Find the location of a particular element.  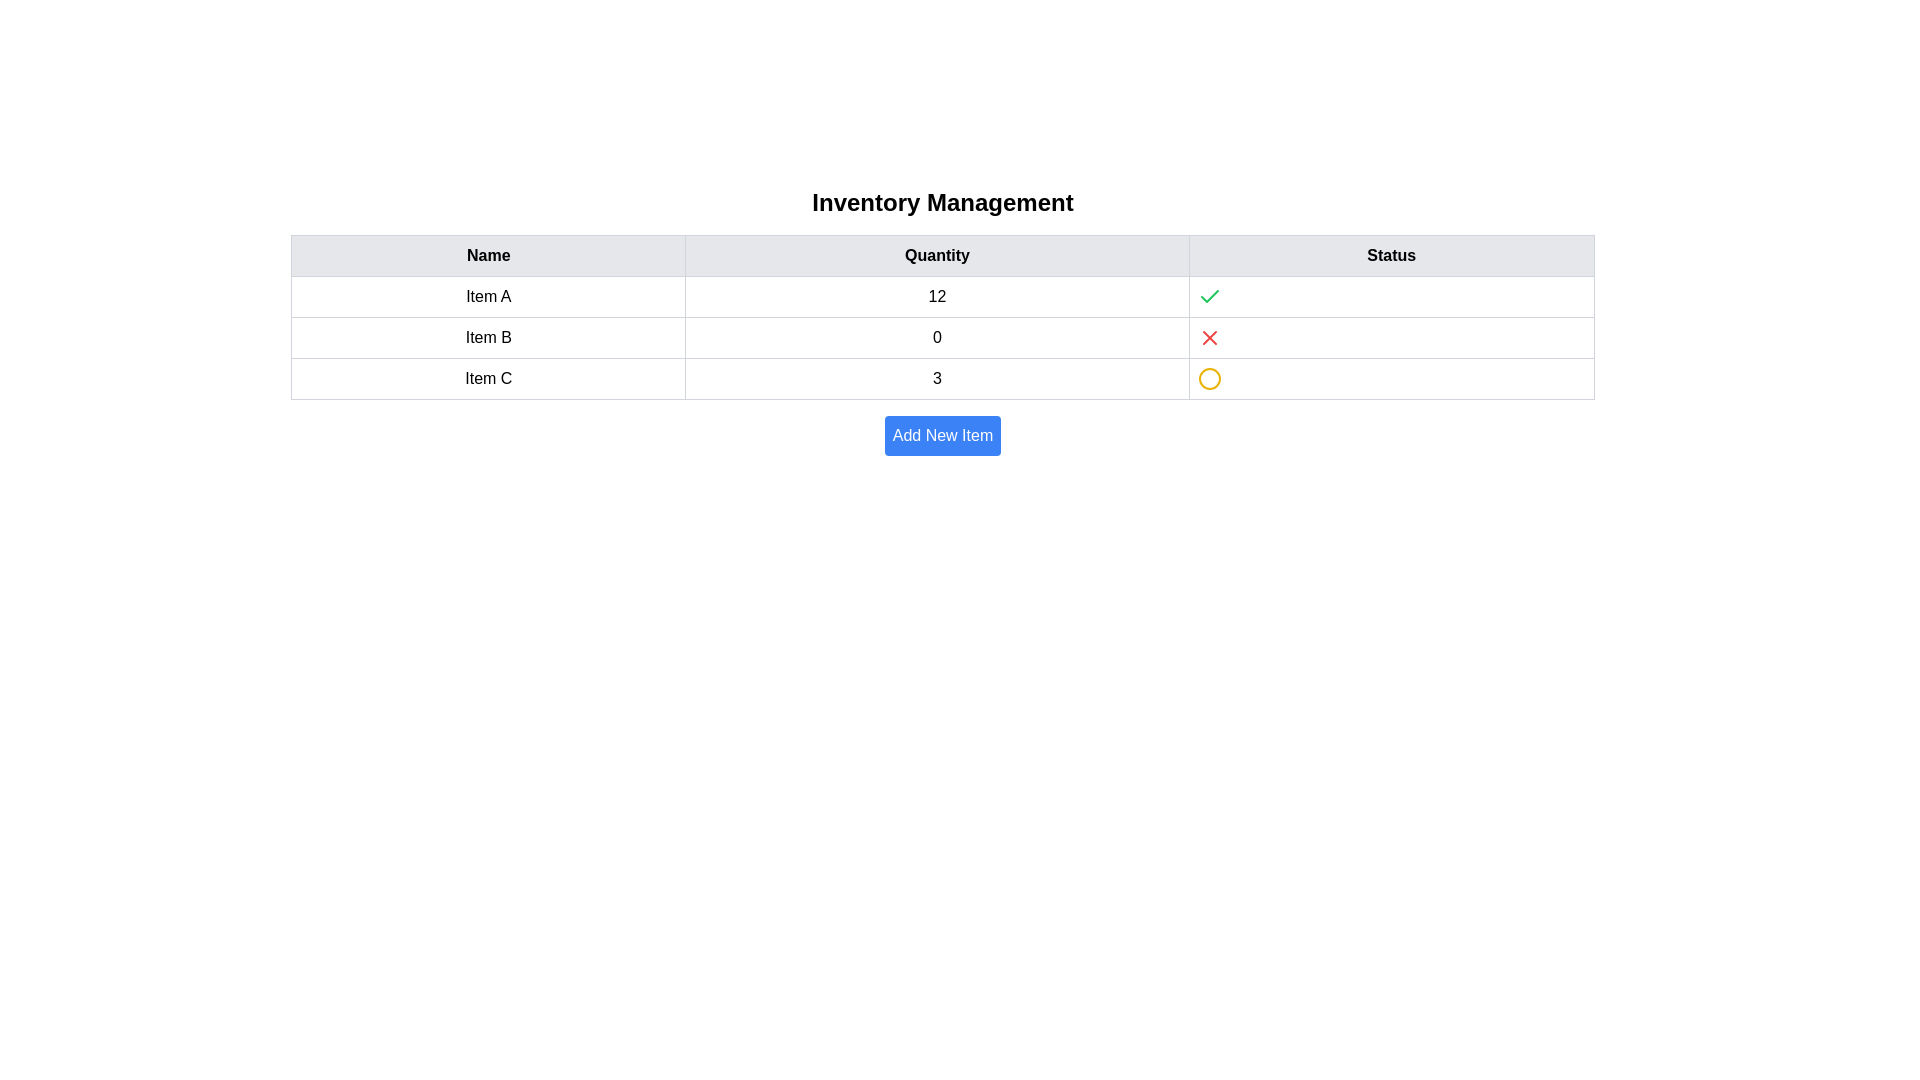

the status indicator icon in the second row of the table, located under the 'Status' column next to 'Item B' and '0' is located at coordinates (1208, 337).